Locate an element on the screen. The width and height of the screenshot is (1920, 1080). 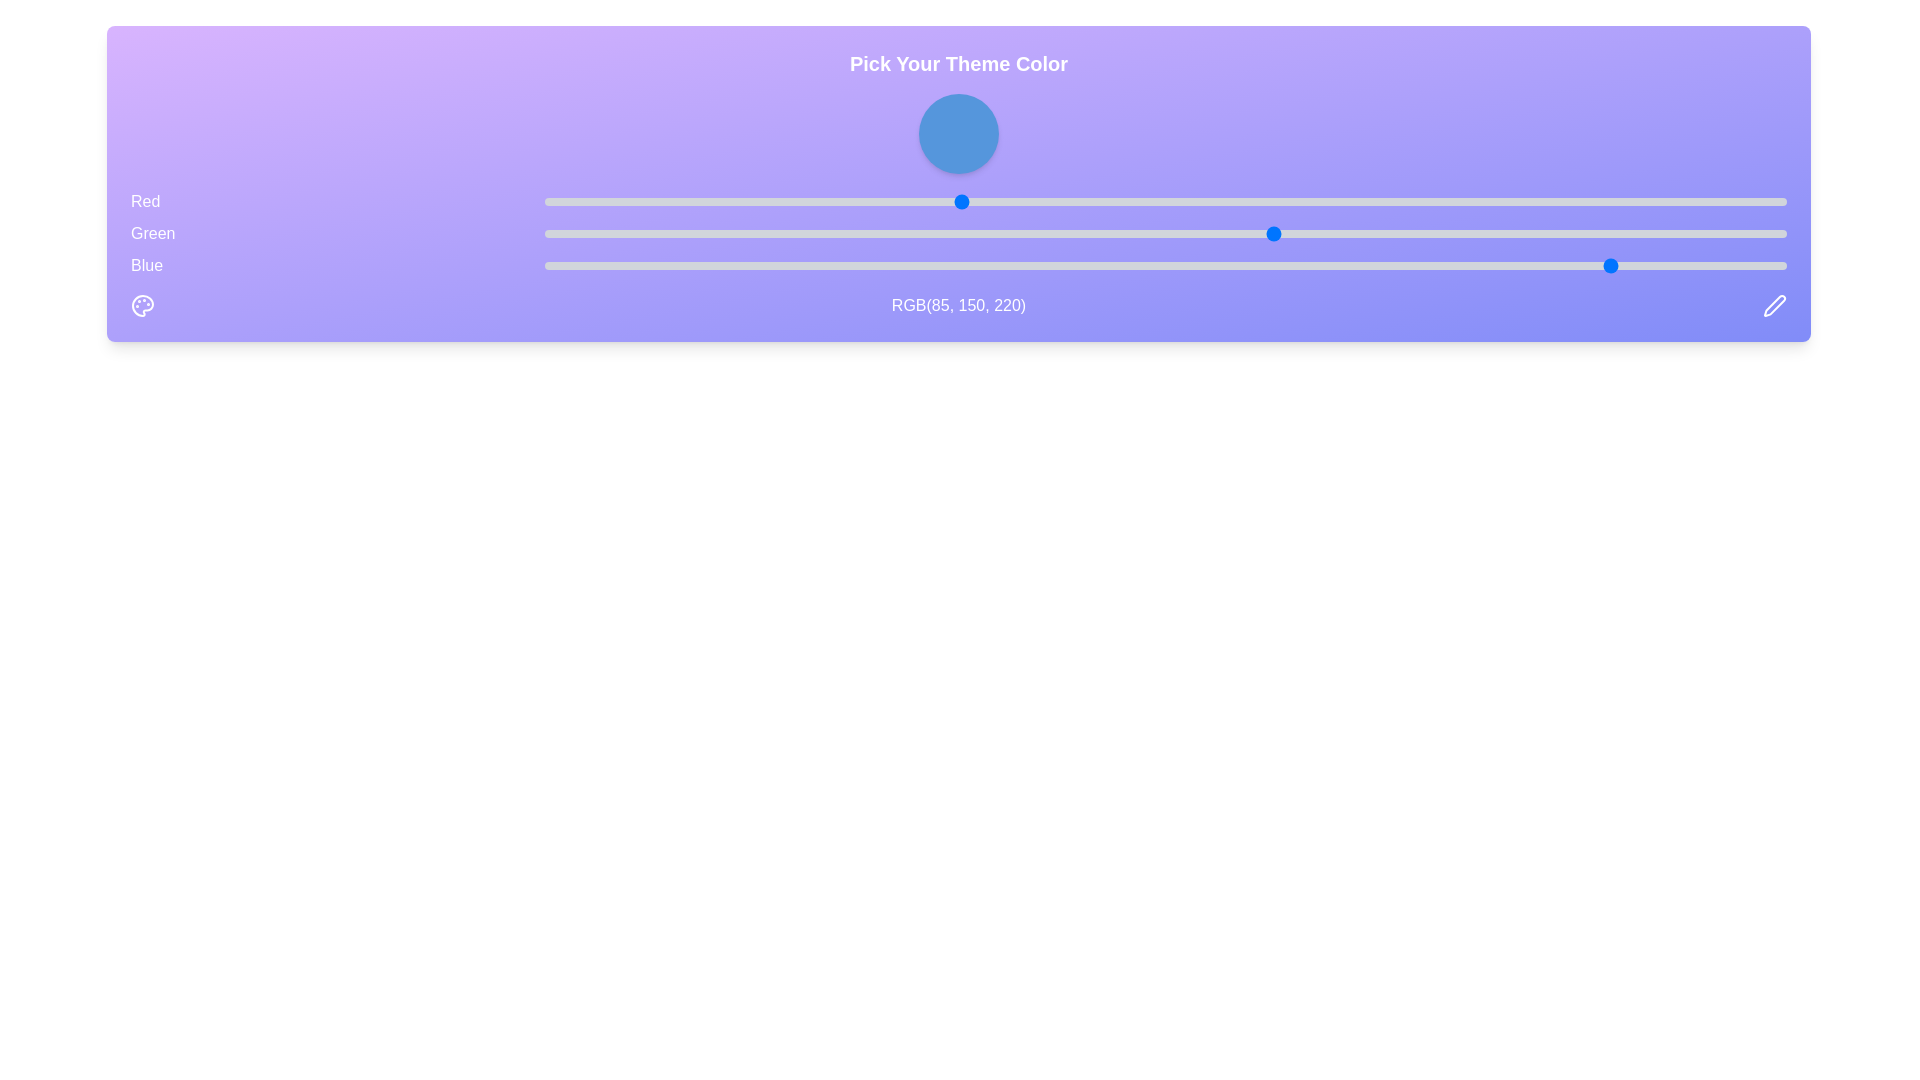
the slider's value is located at coordinates (1465, 201).